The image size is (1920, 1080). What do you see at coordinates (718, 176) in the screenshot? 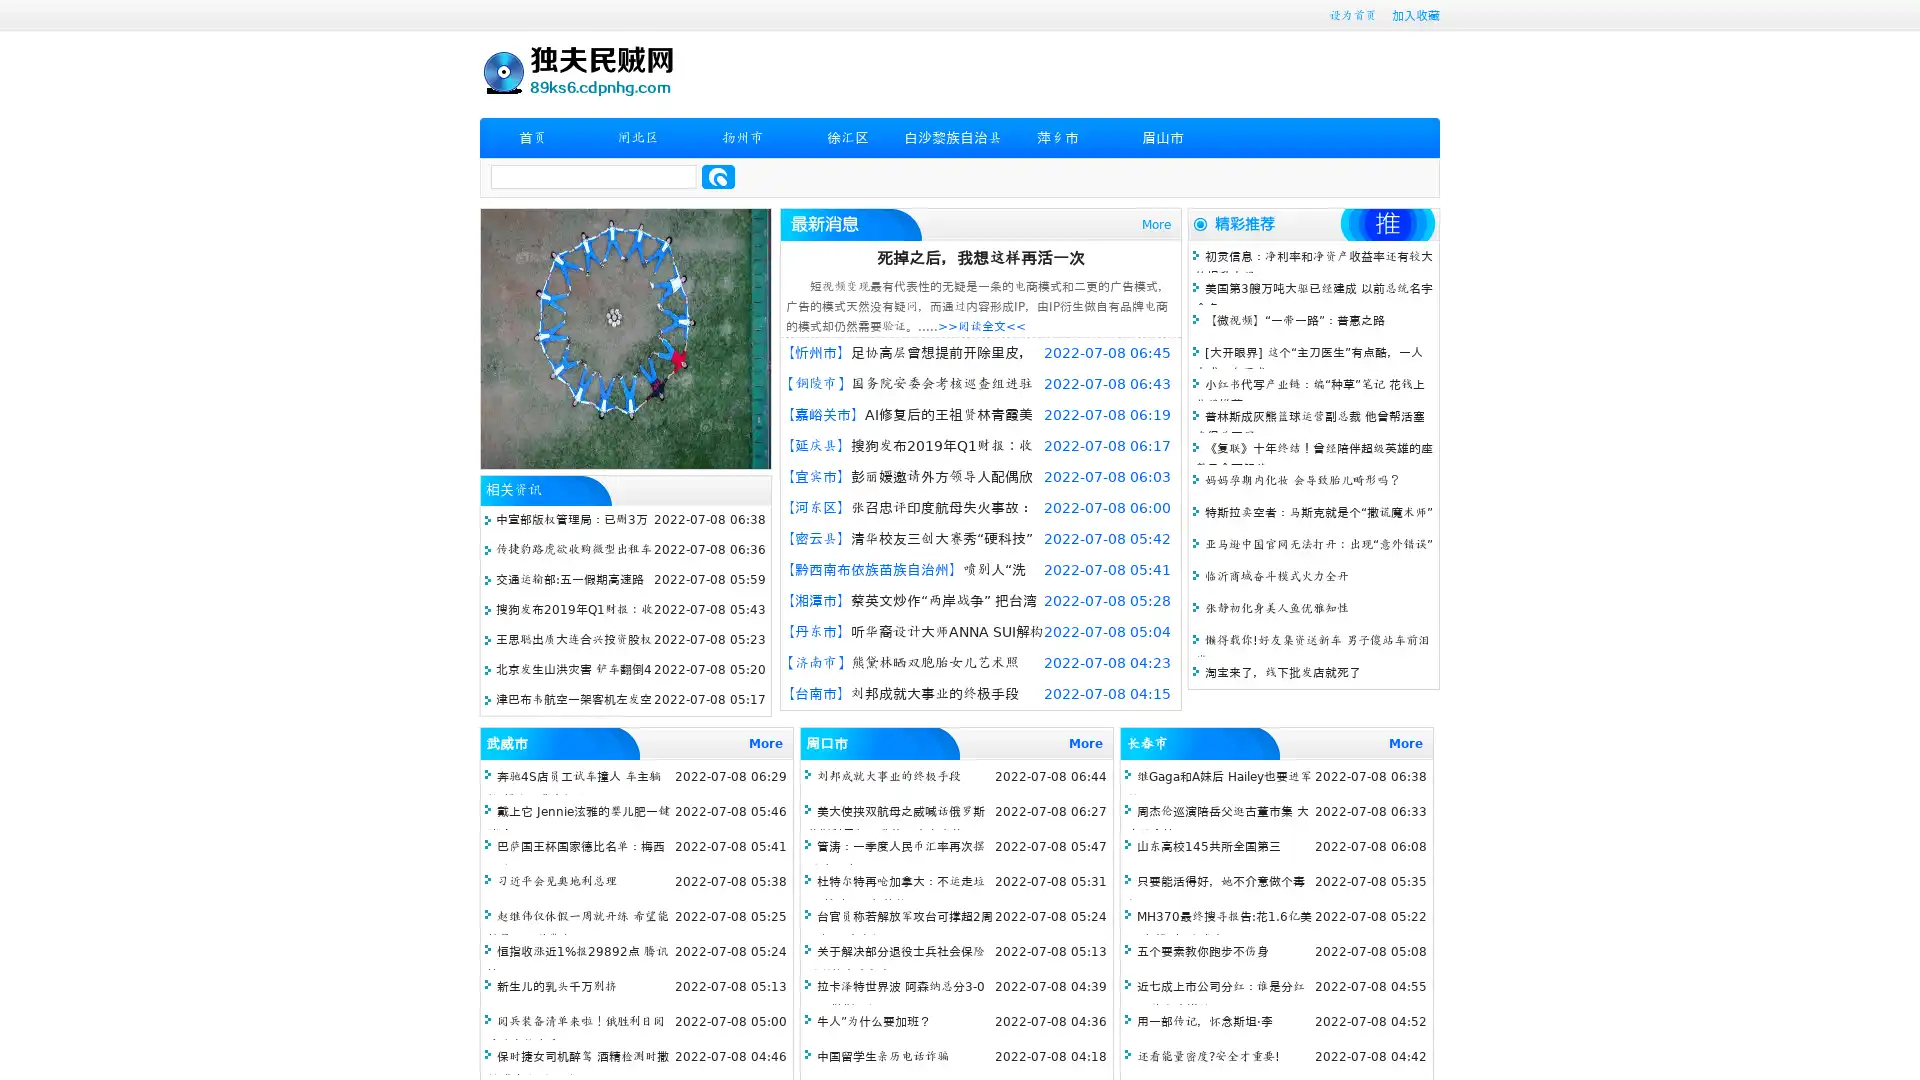
I see `Search` at bounding box center [718, 176].